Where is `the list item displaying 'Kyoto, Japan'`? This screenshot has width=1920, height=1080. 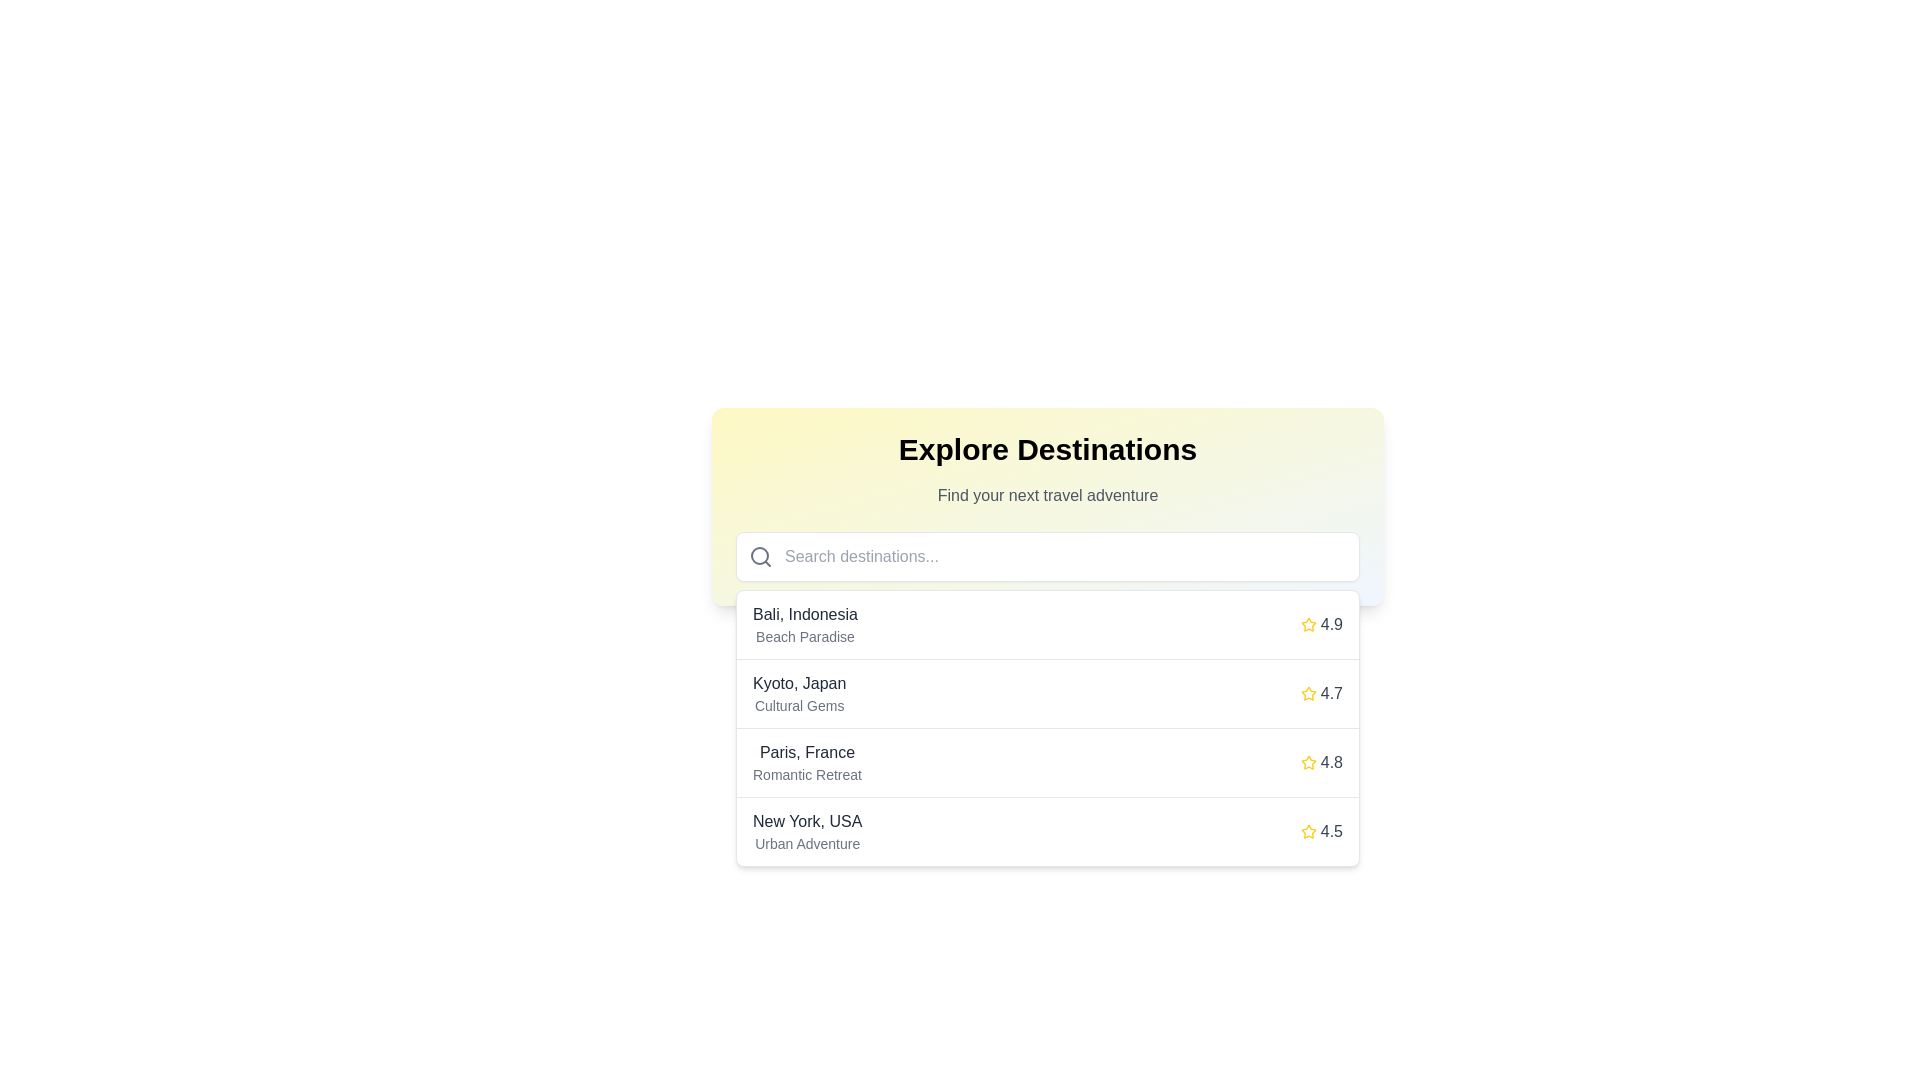
the list item displaying 'Kyoto, Japan' is located at coordinates (1046, 693).